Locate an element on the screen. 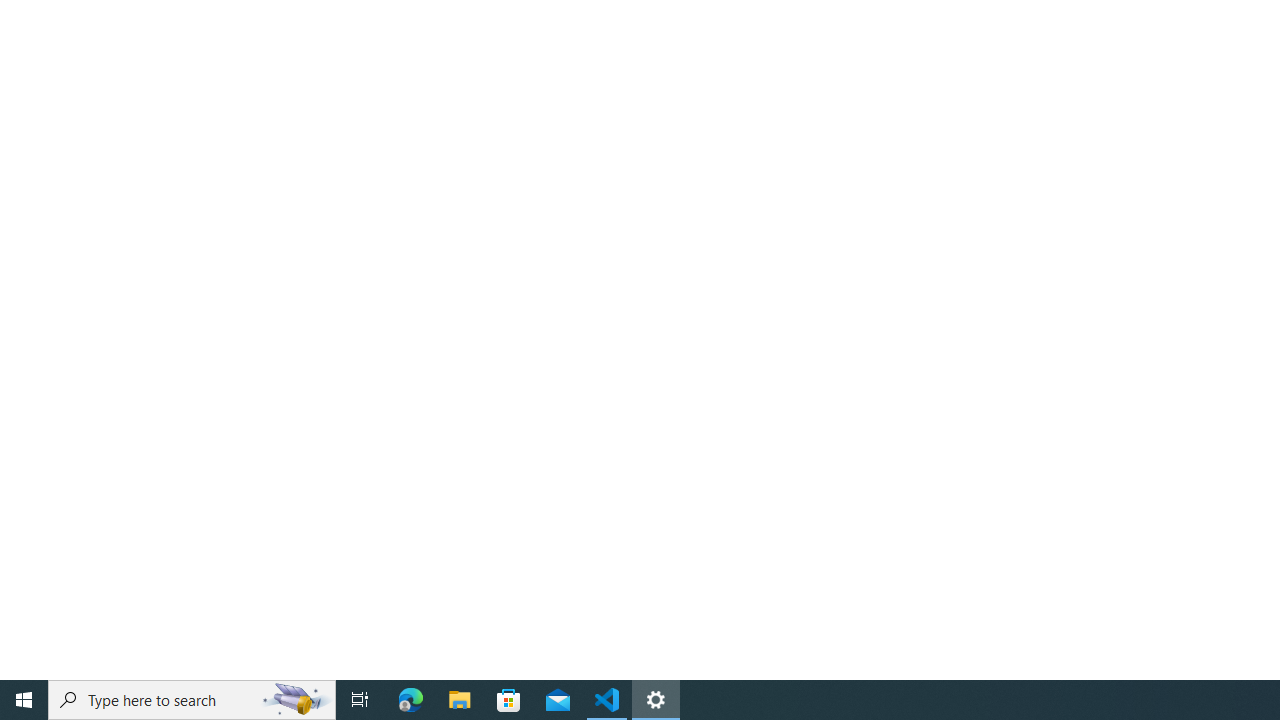 The height and width of the screenshot is (720, 1280). 'Search highlights icon opens search home window' is located at coordinates (294, 698).